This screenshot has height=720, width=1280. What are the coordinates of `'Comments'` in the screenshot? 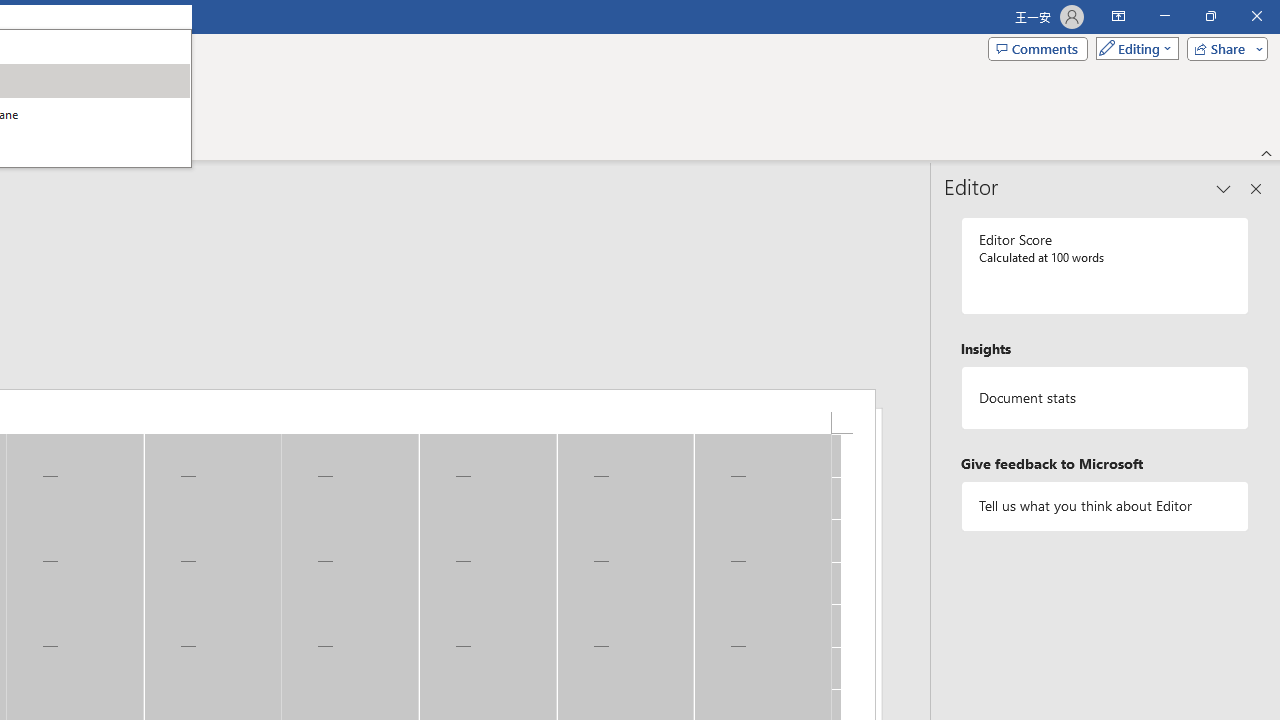 It's located at (1038, 47).